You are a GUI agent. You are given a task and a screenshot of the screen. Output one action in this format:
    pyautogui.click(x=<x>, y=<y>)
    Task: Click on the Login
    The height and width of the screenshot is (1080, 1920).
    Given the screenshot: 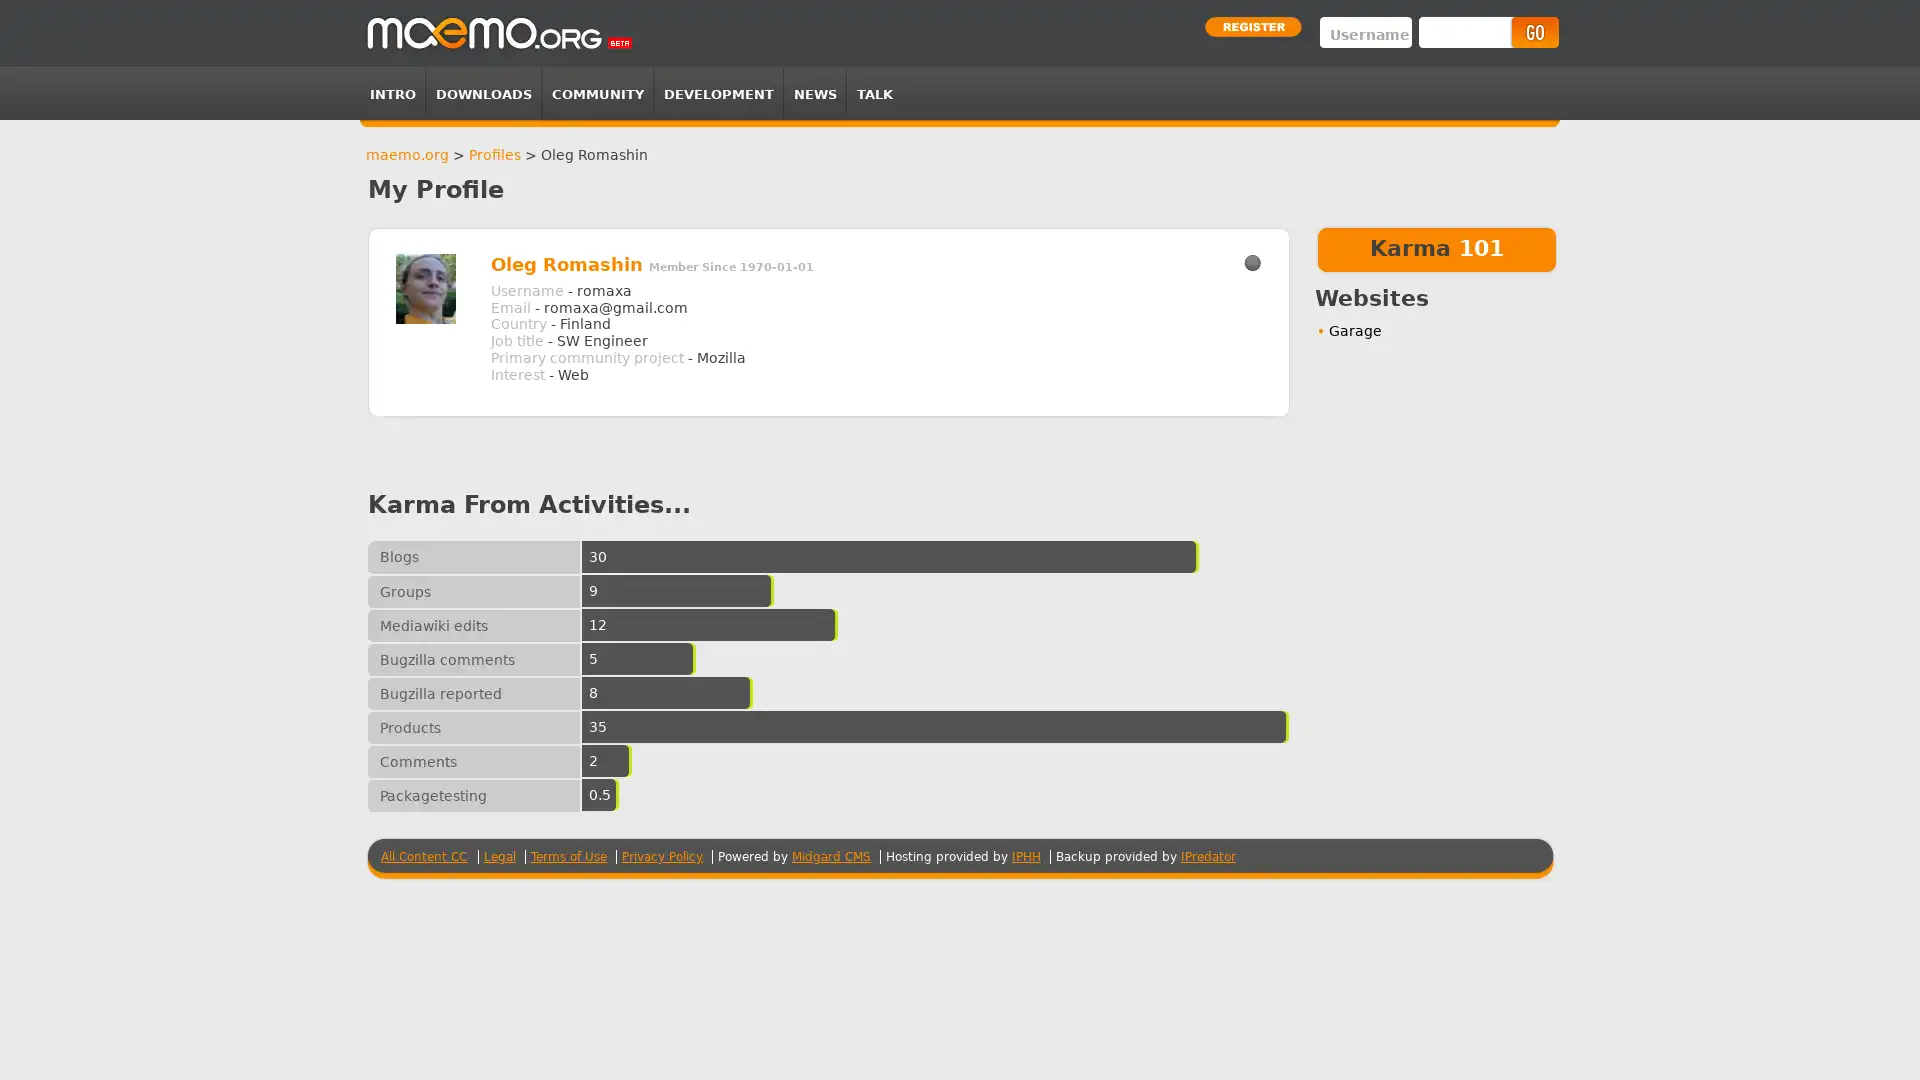 What is the action you would take?
    pyautogui.click(x=1533, y=32)
    